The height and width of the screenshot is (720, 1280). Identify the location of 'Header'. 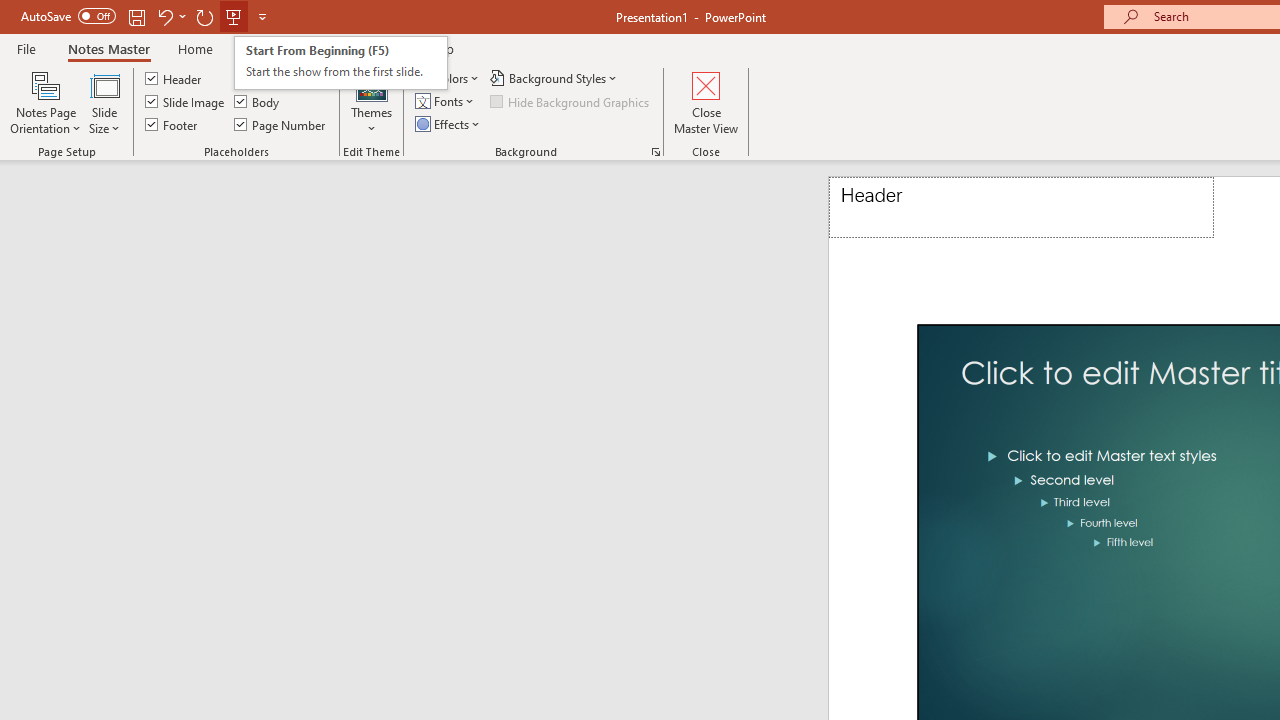
(1021, 207).